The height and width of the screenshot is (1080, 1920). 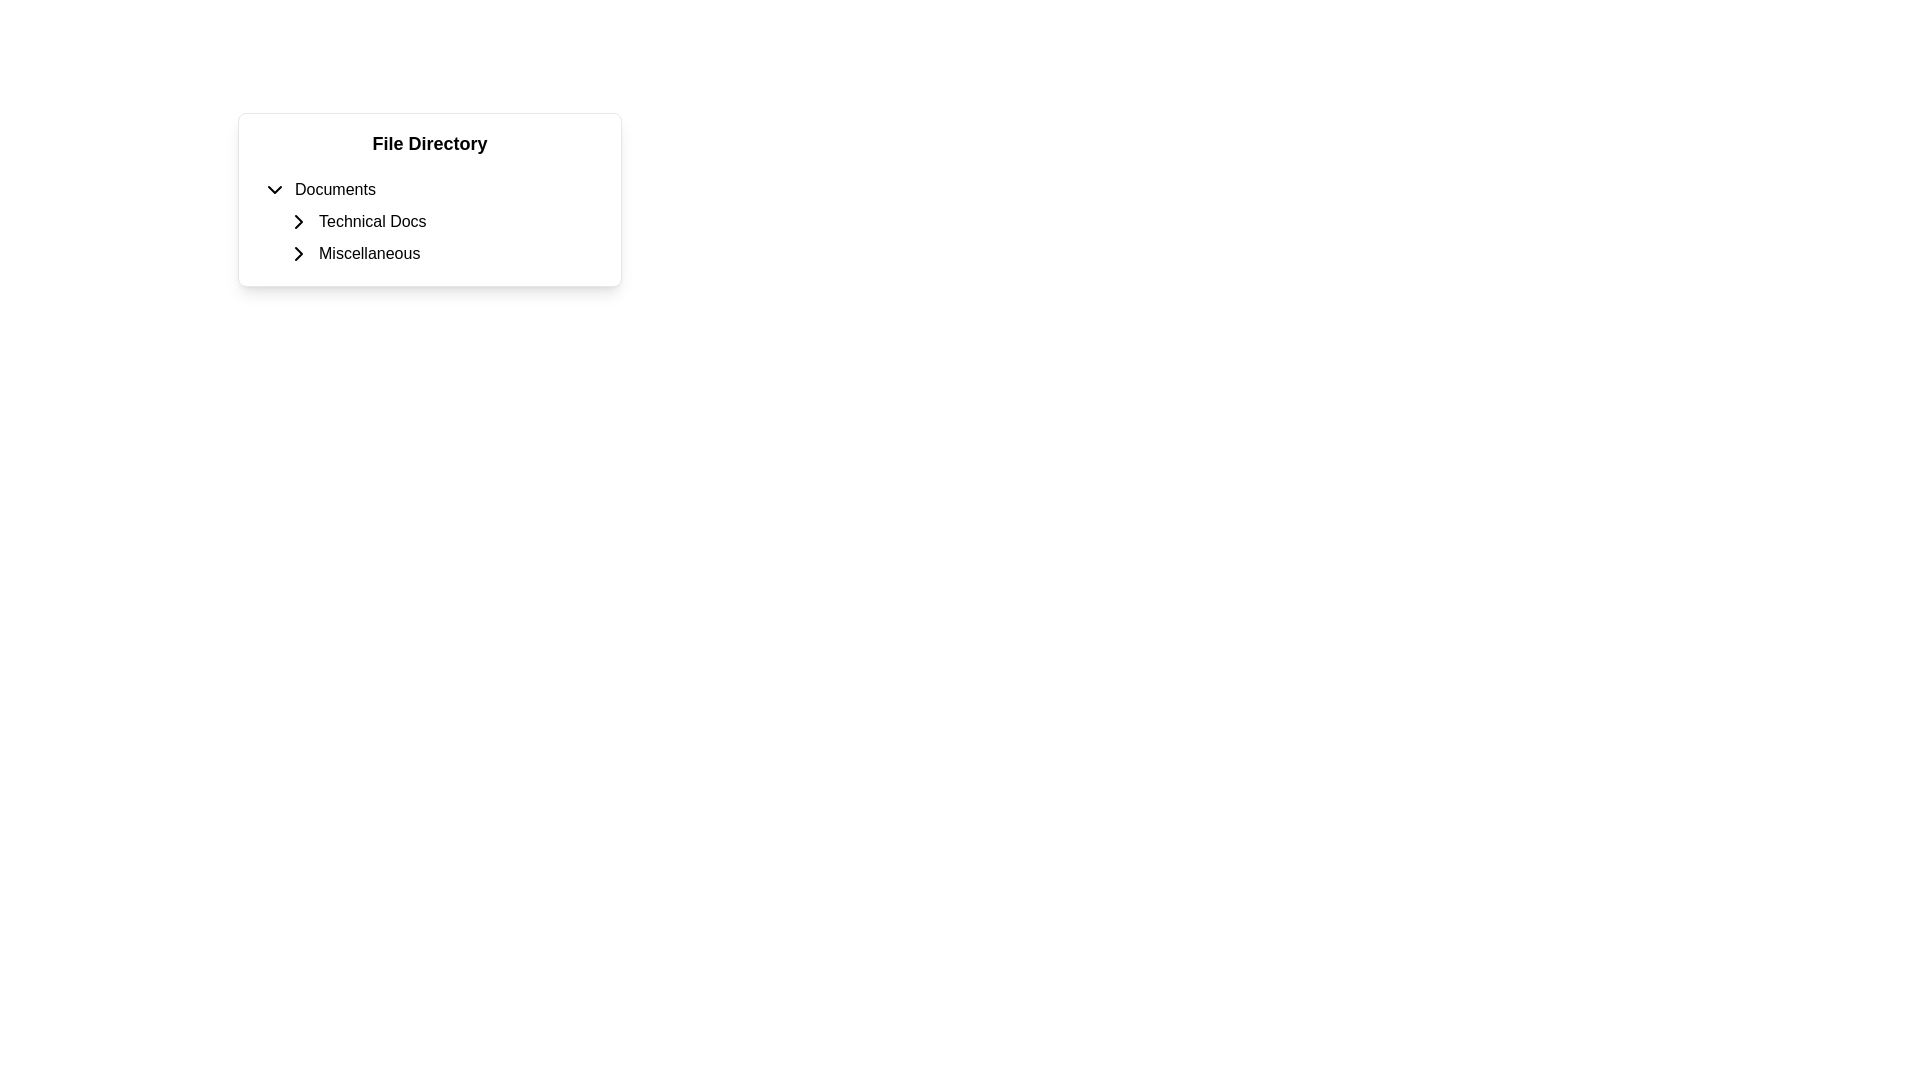 I want to click on the right-pointing chevron icon, so click(x=297, y=253).